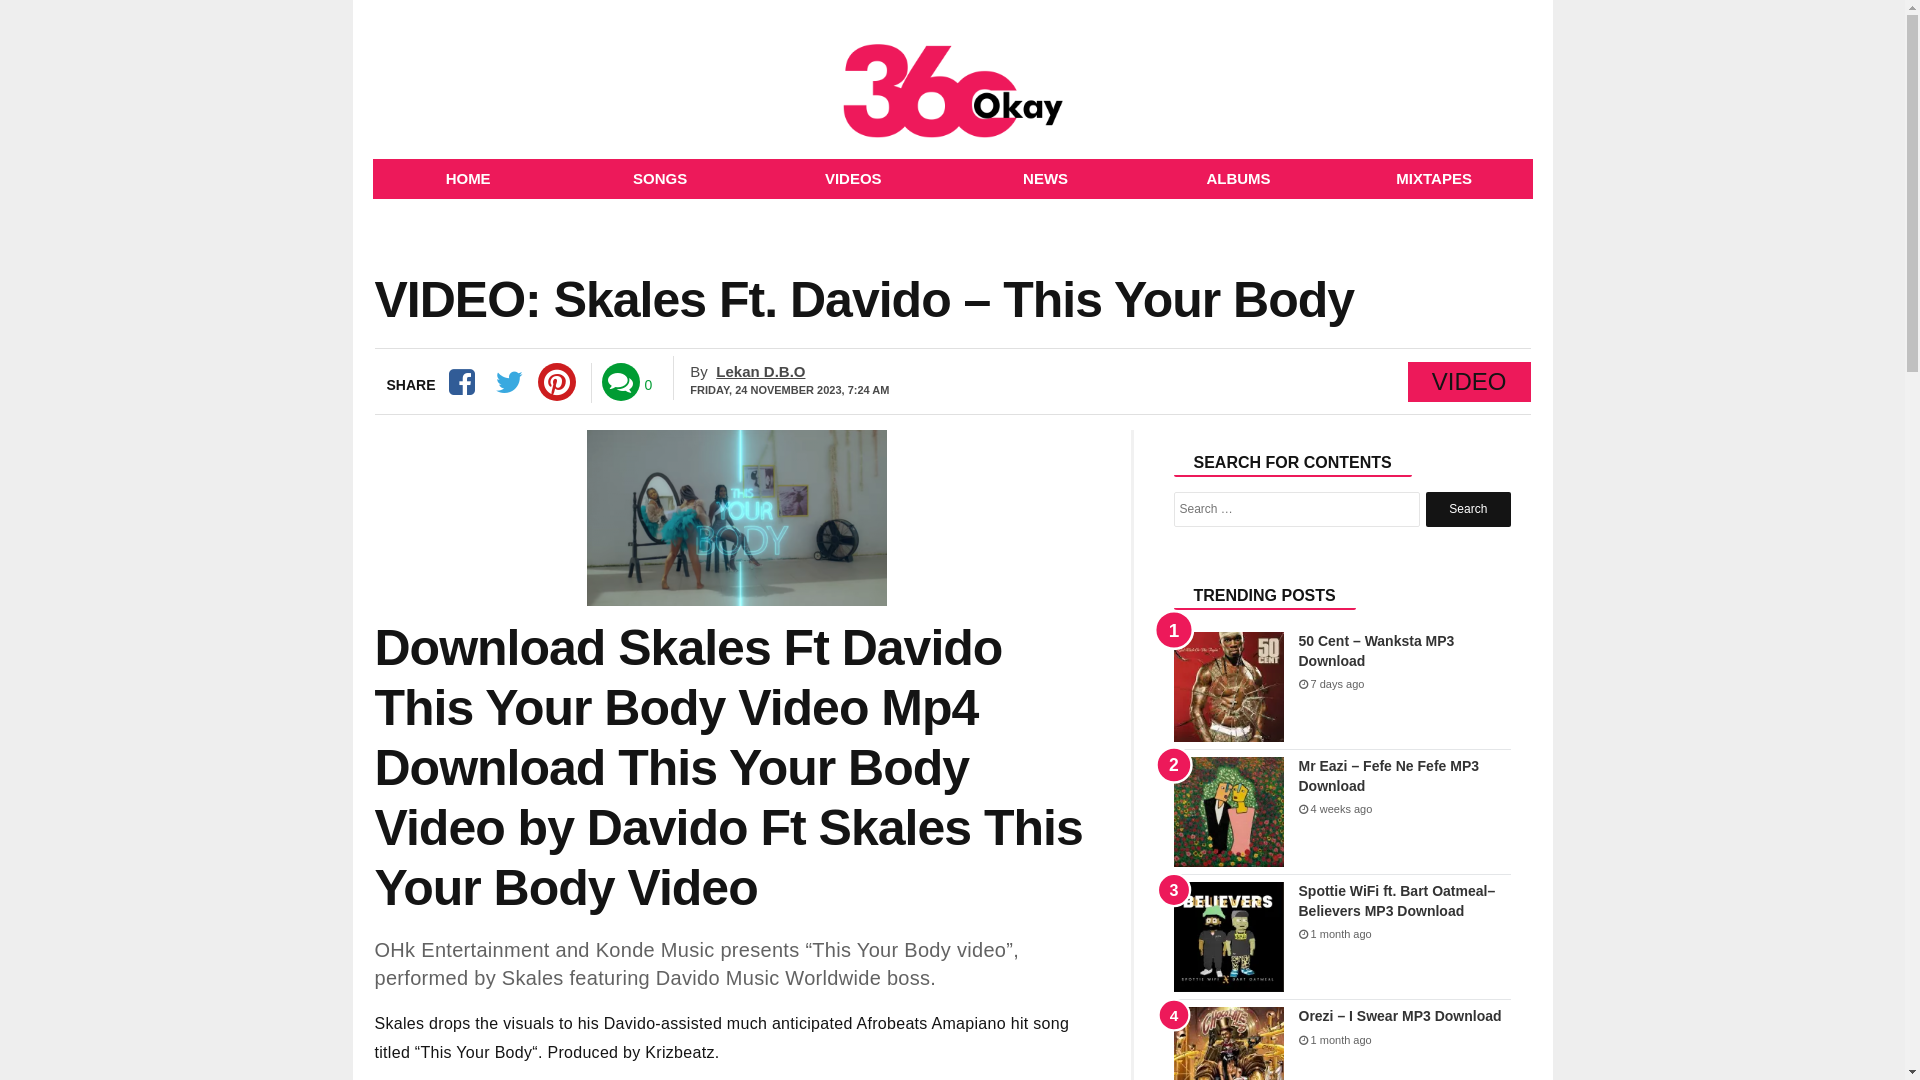  What do you see at coordinates (660, 177) in the screenshot?
I see `'SONGS'` at bounding box center [660, 177].